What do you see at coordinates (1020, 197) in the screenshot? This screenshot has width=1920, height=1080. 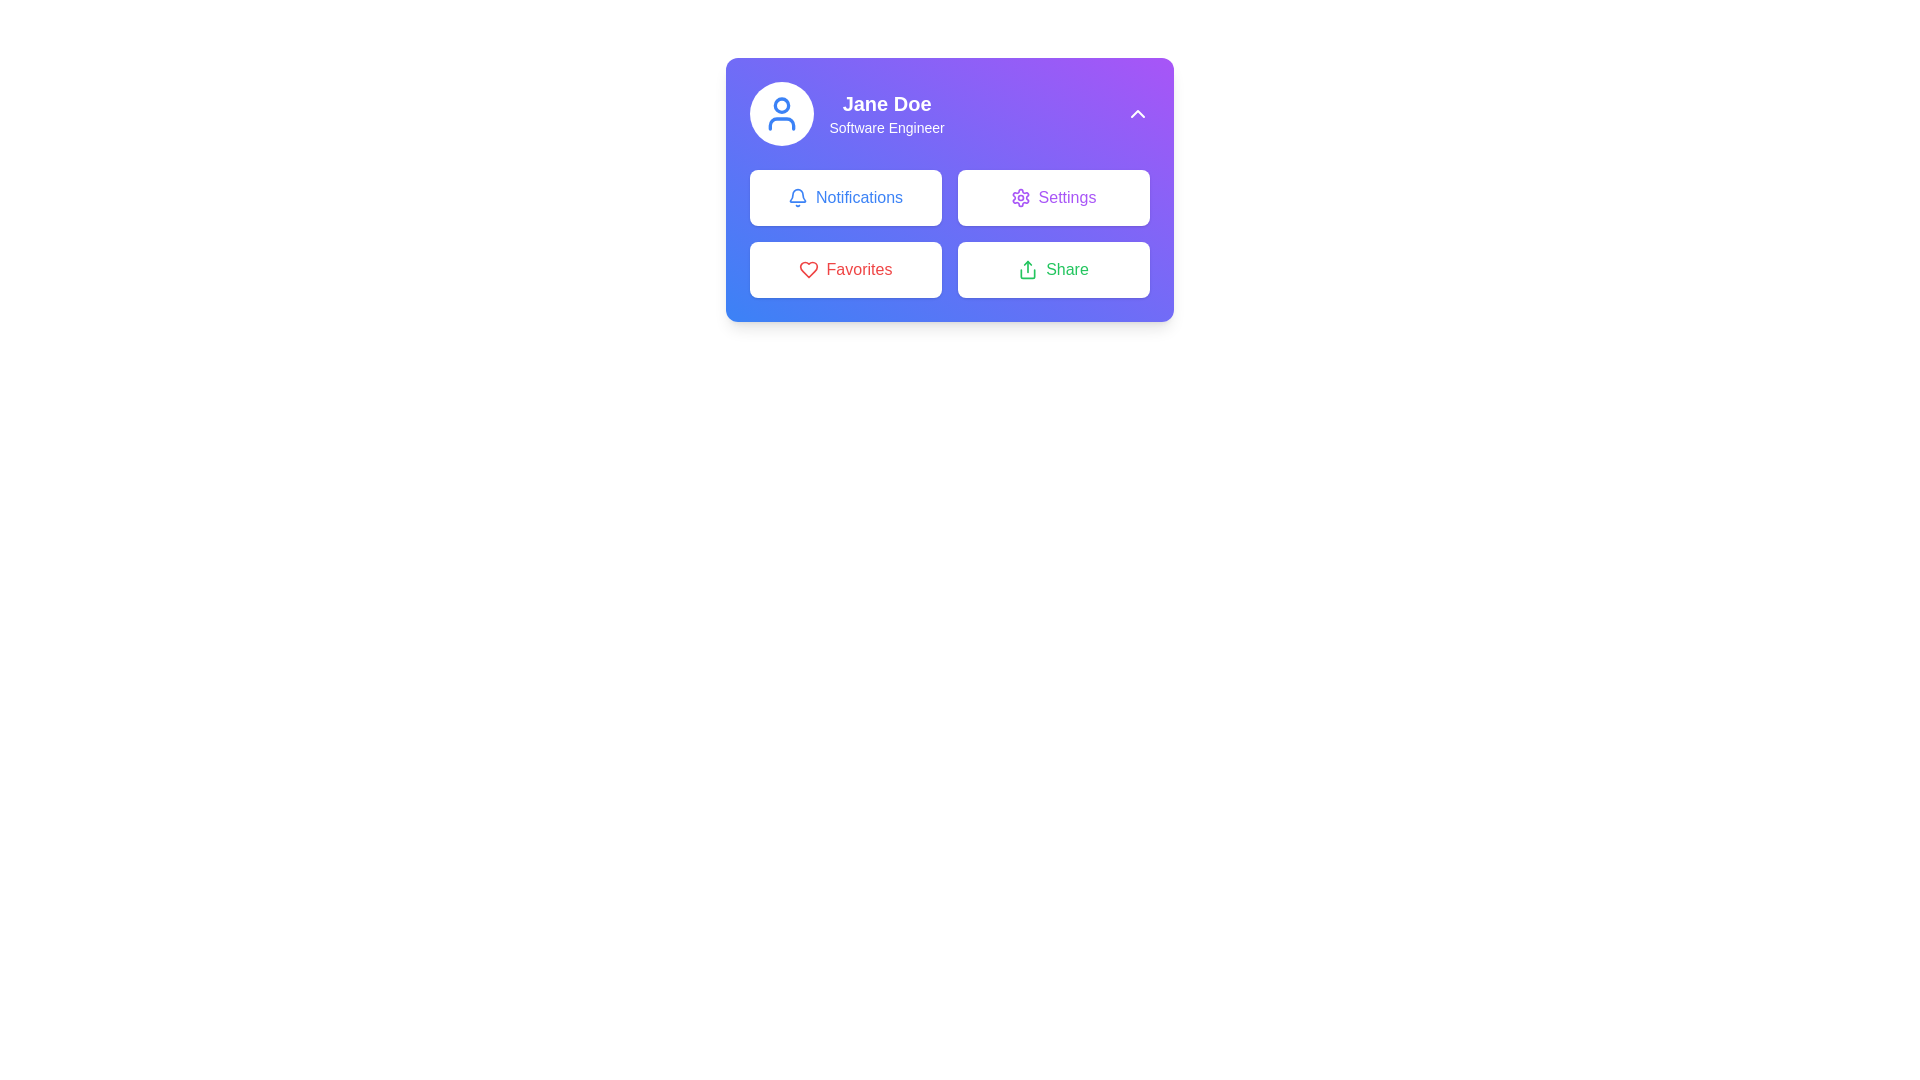 I see `the cogwheel icon in the top-right area of the card component` at bounding box center [1020, 197].